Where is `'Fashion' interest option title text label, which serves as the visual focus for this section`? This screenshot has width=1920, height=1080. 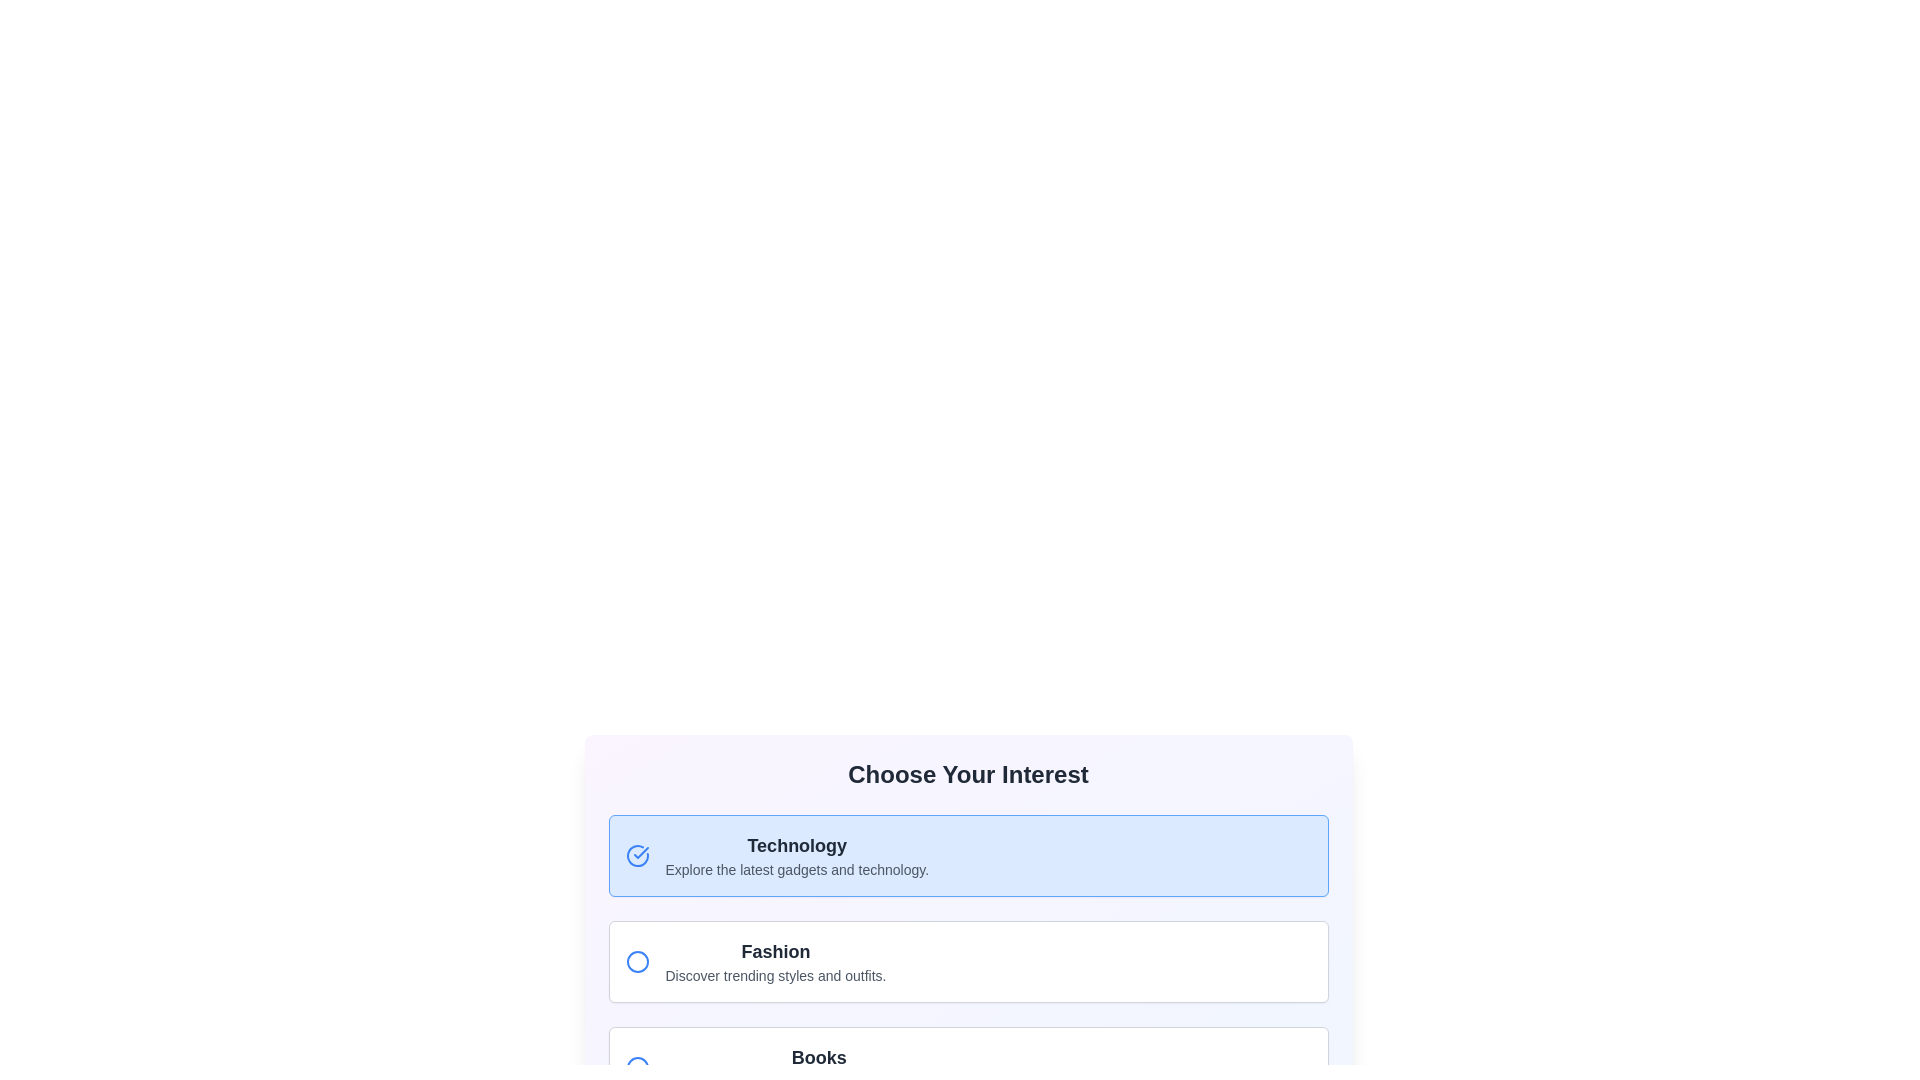
'Fashion' interest option title text label, which serves as the visual focus for this section is located at coordinates (775, 951).